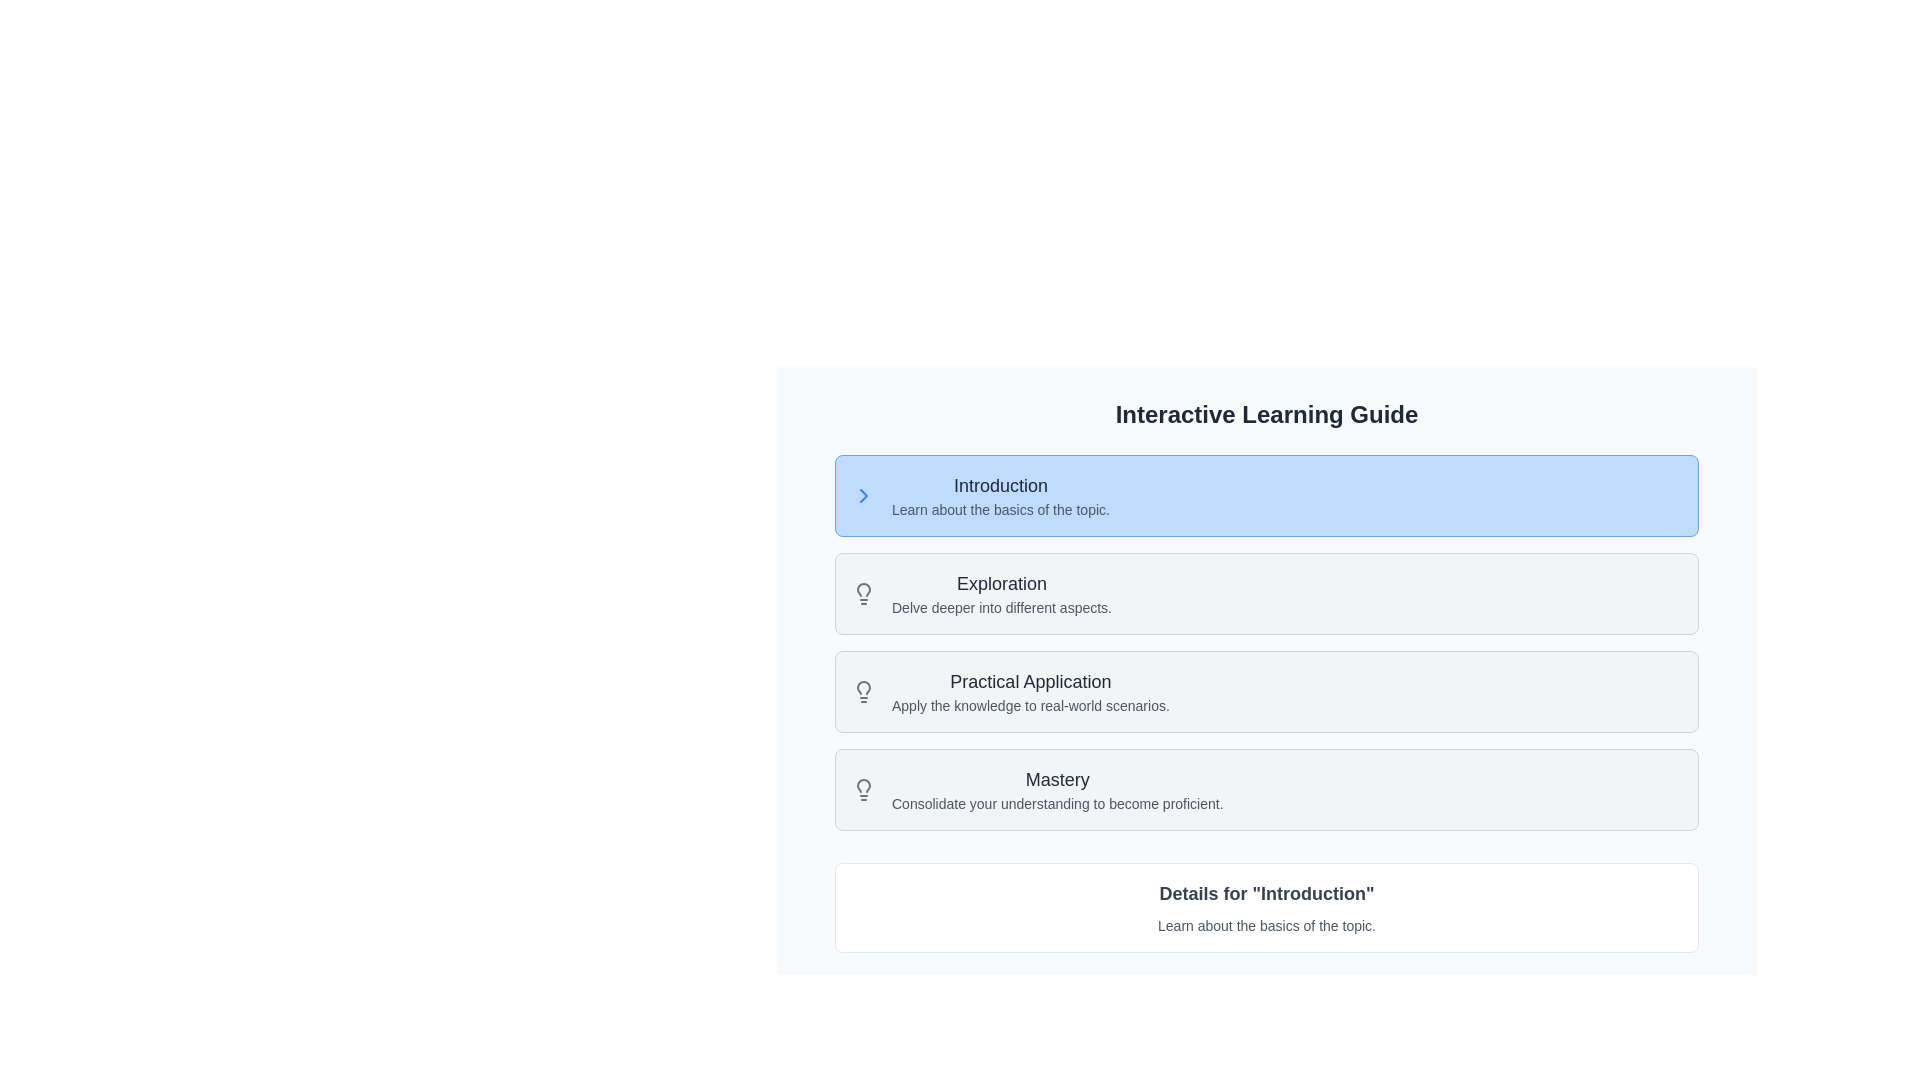  Describe the element at coordinates (1002, 583) in the screenshot. I see `the text label reading 'Exploration' which is styled in a large font size and positioned within a light gray section of a vertical list menu` at that location.